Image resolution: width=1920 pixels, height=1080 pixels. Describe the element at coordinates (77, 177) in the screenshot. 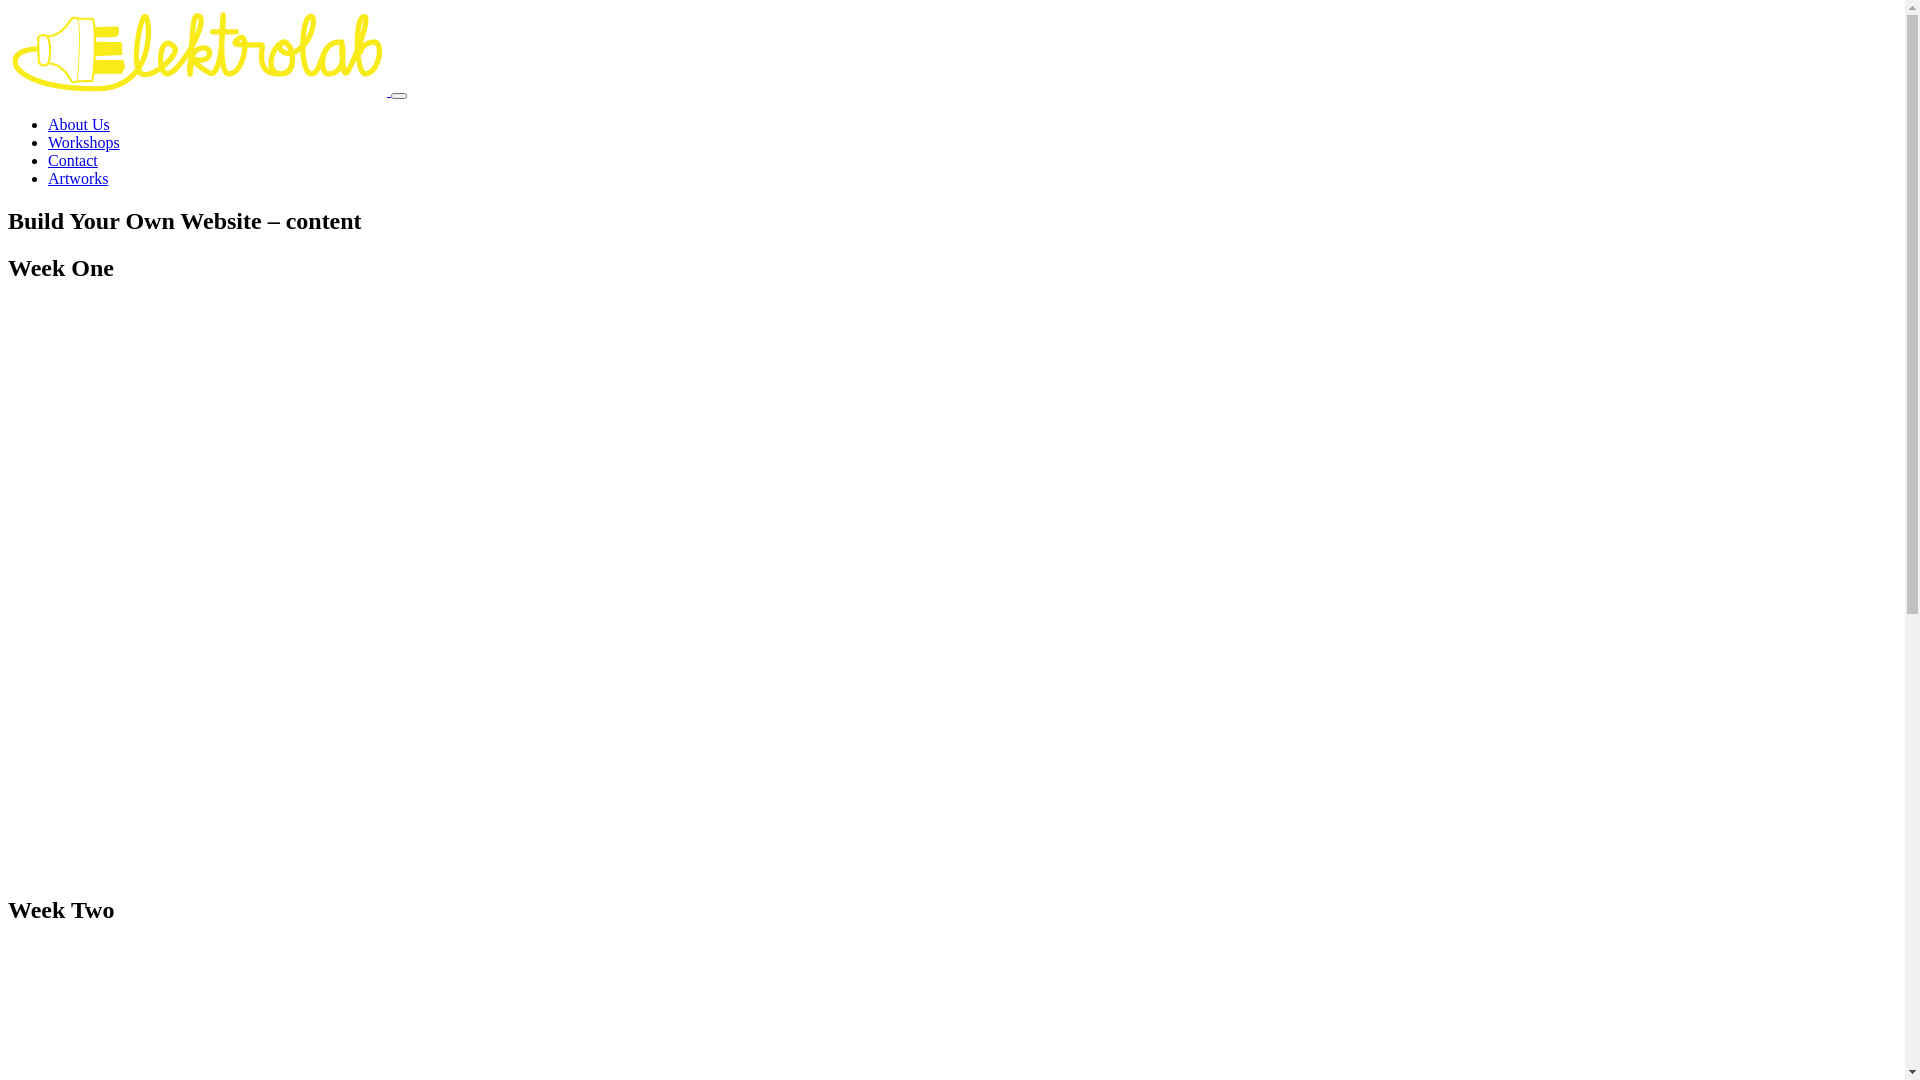

I see `'Artworks'` at that location.